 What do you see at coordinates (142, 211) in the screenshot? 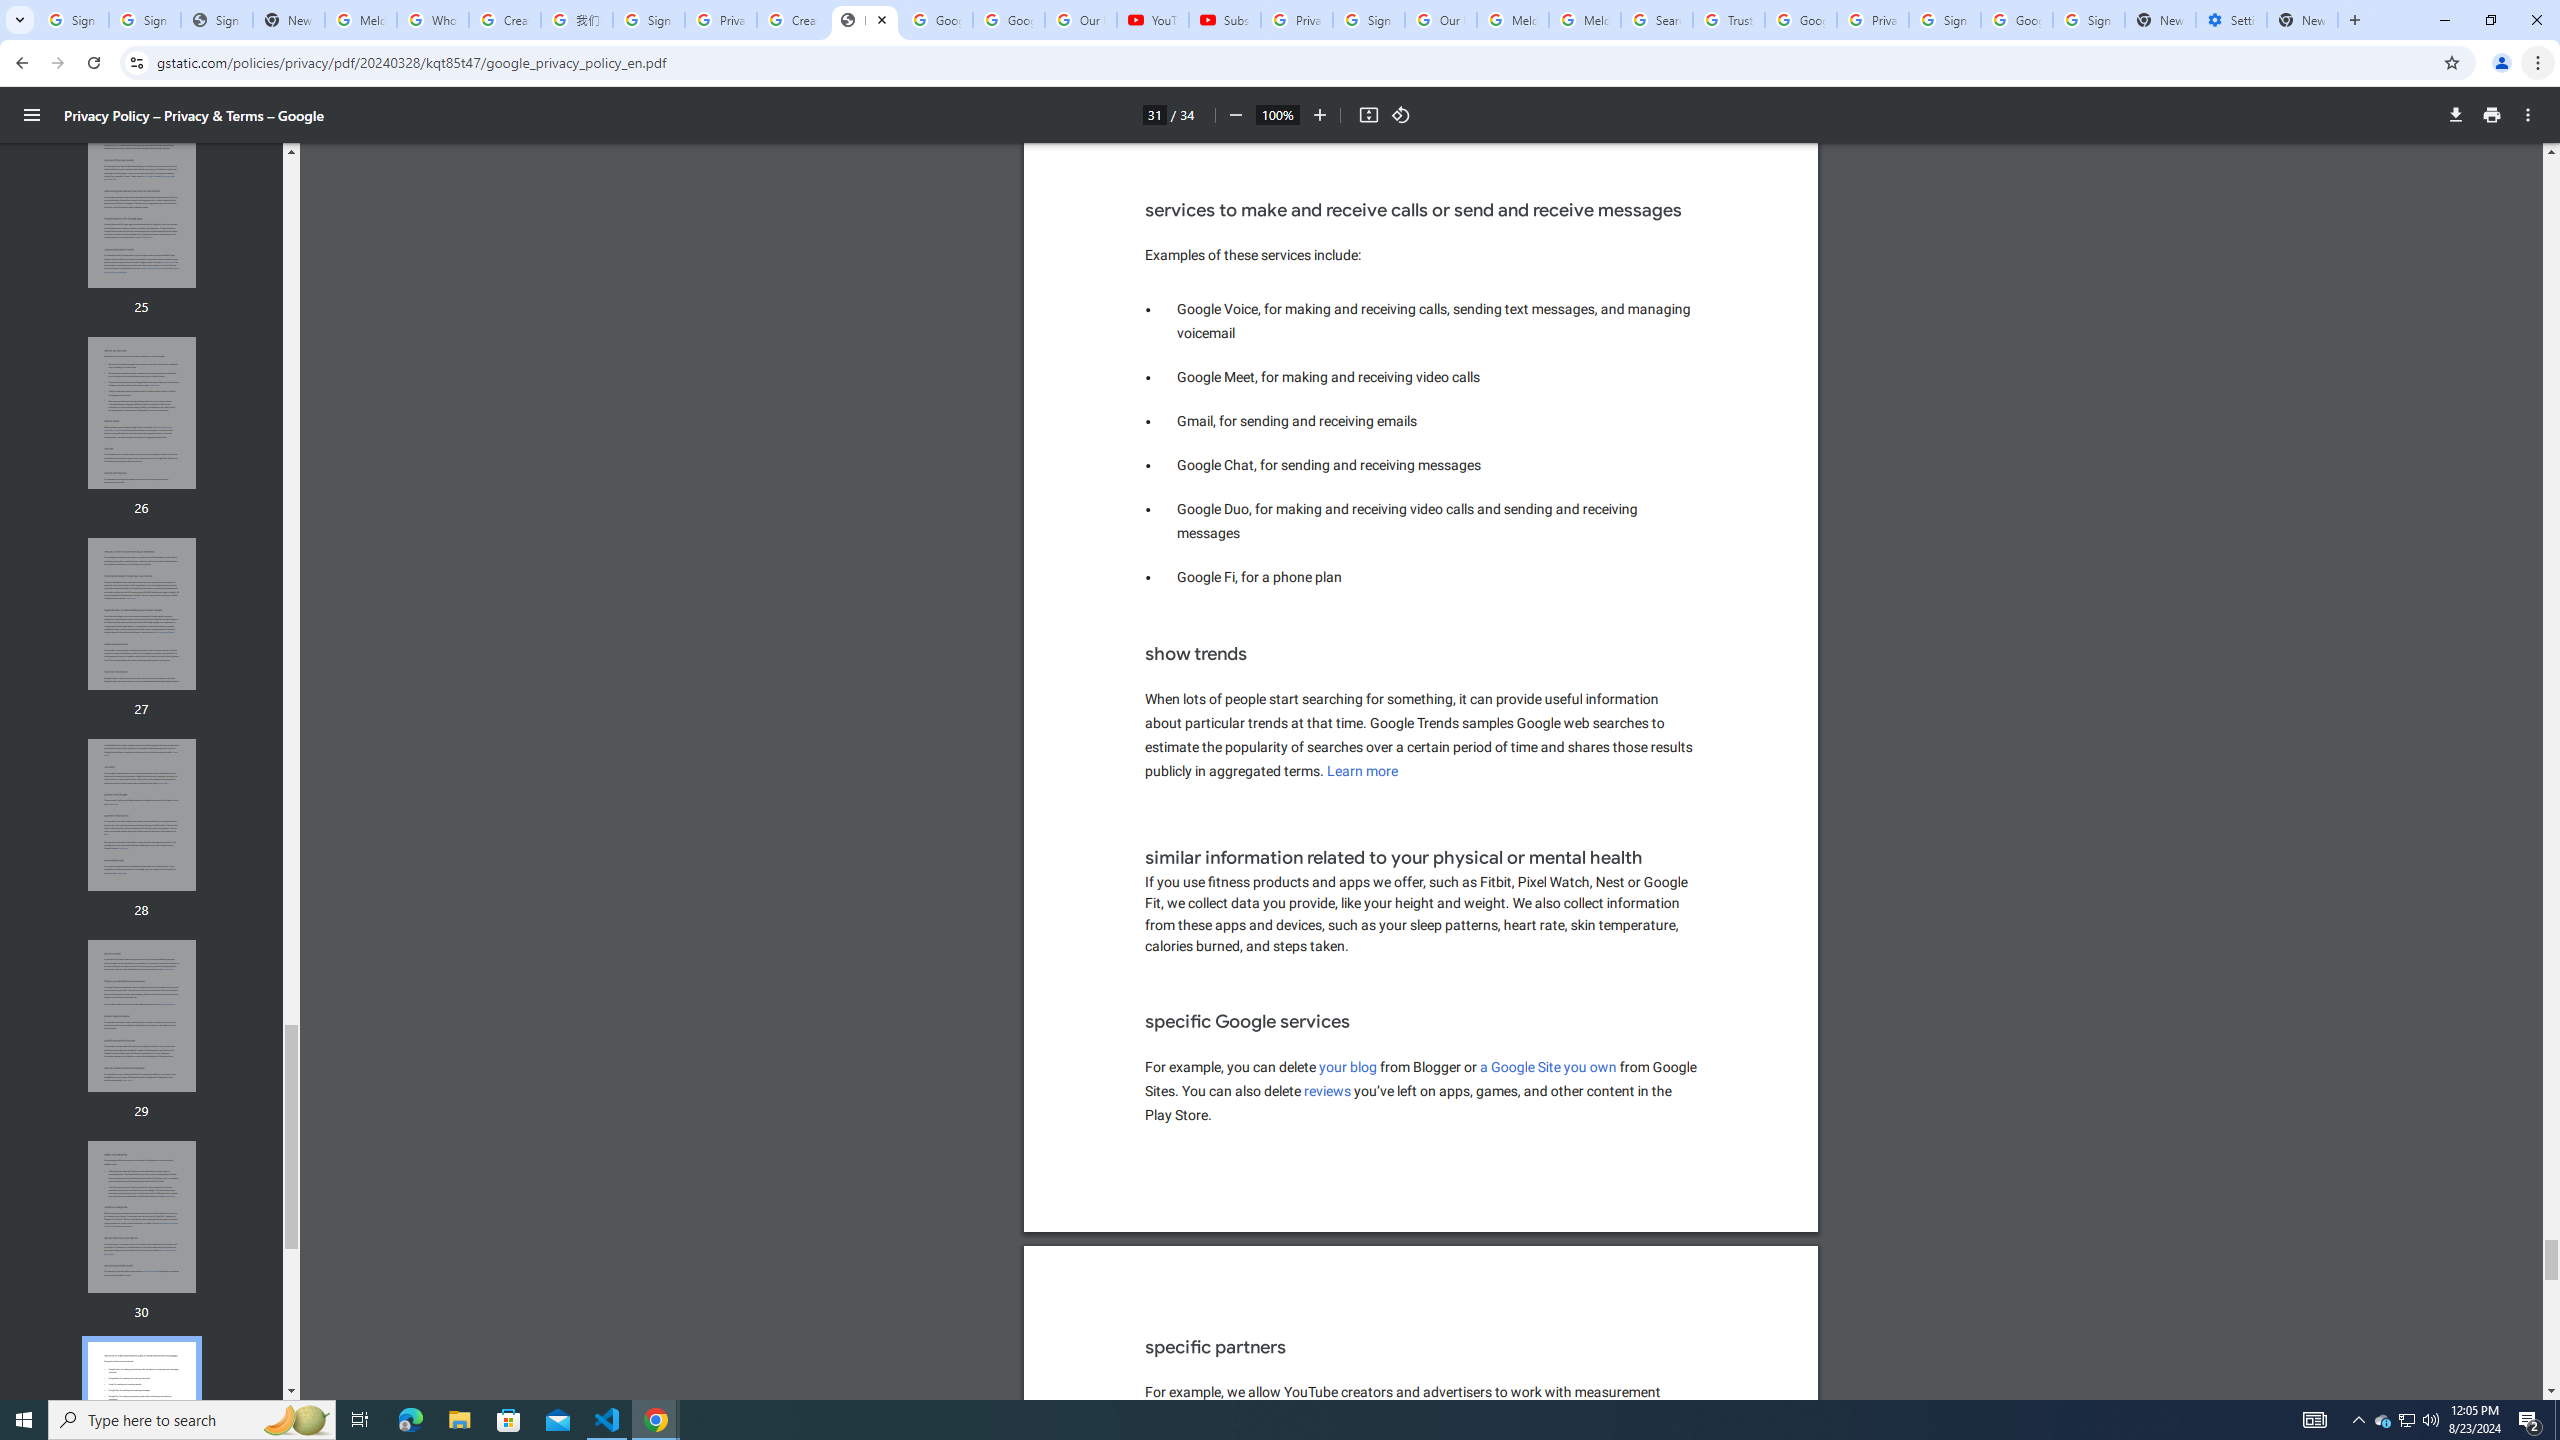
I see `'Thumbnail for page 25'` at bounding box center [142, 211].